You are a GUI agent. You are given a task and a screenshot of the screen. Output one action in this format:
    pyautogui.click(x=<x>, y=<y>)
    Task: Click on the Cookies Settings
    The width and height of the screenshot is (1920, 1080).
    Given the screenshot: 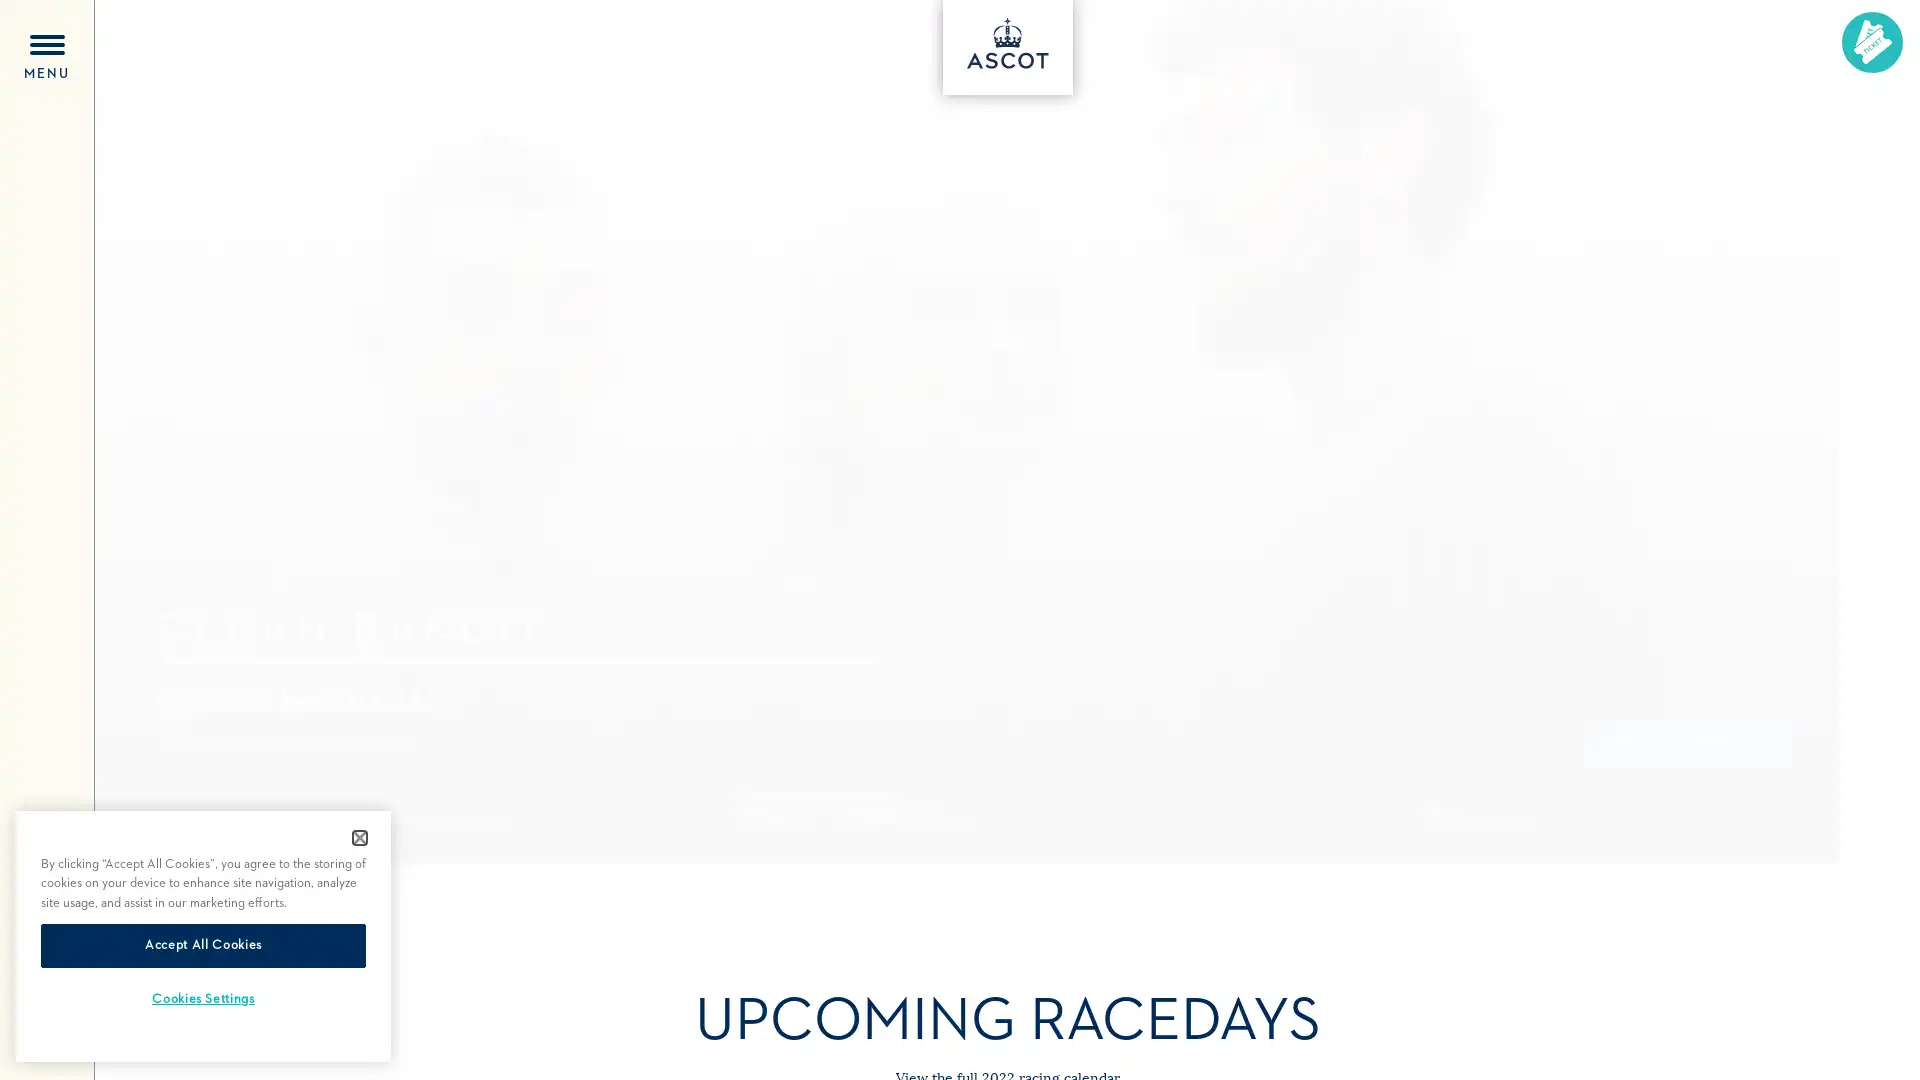 What is the action you would take?
    pyautogui.click(x=203, y=999)
    